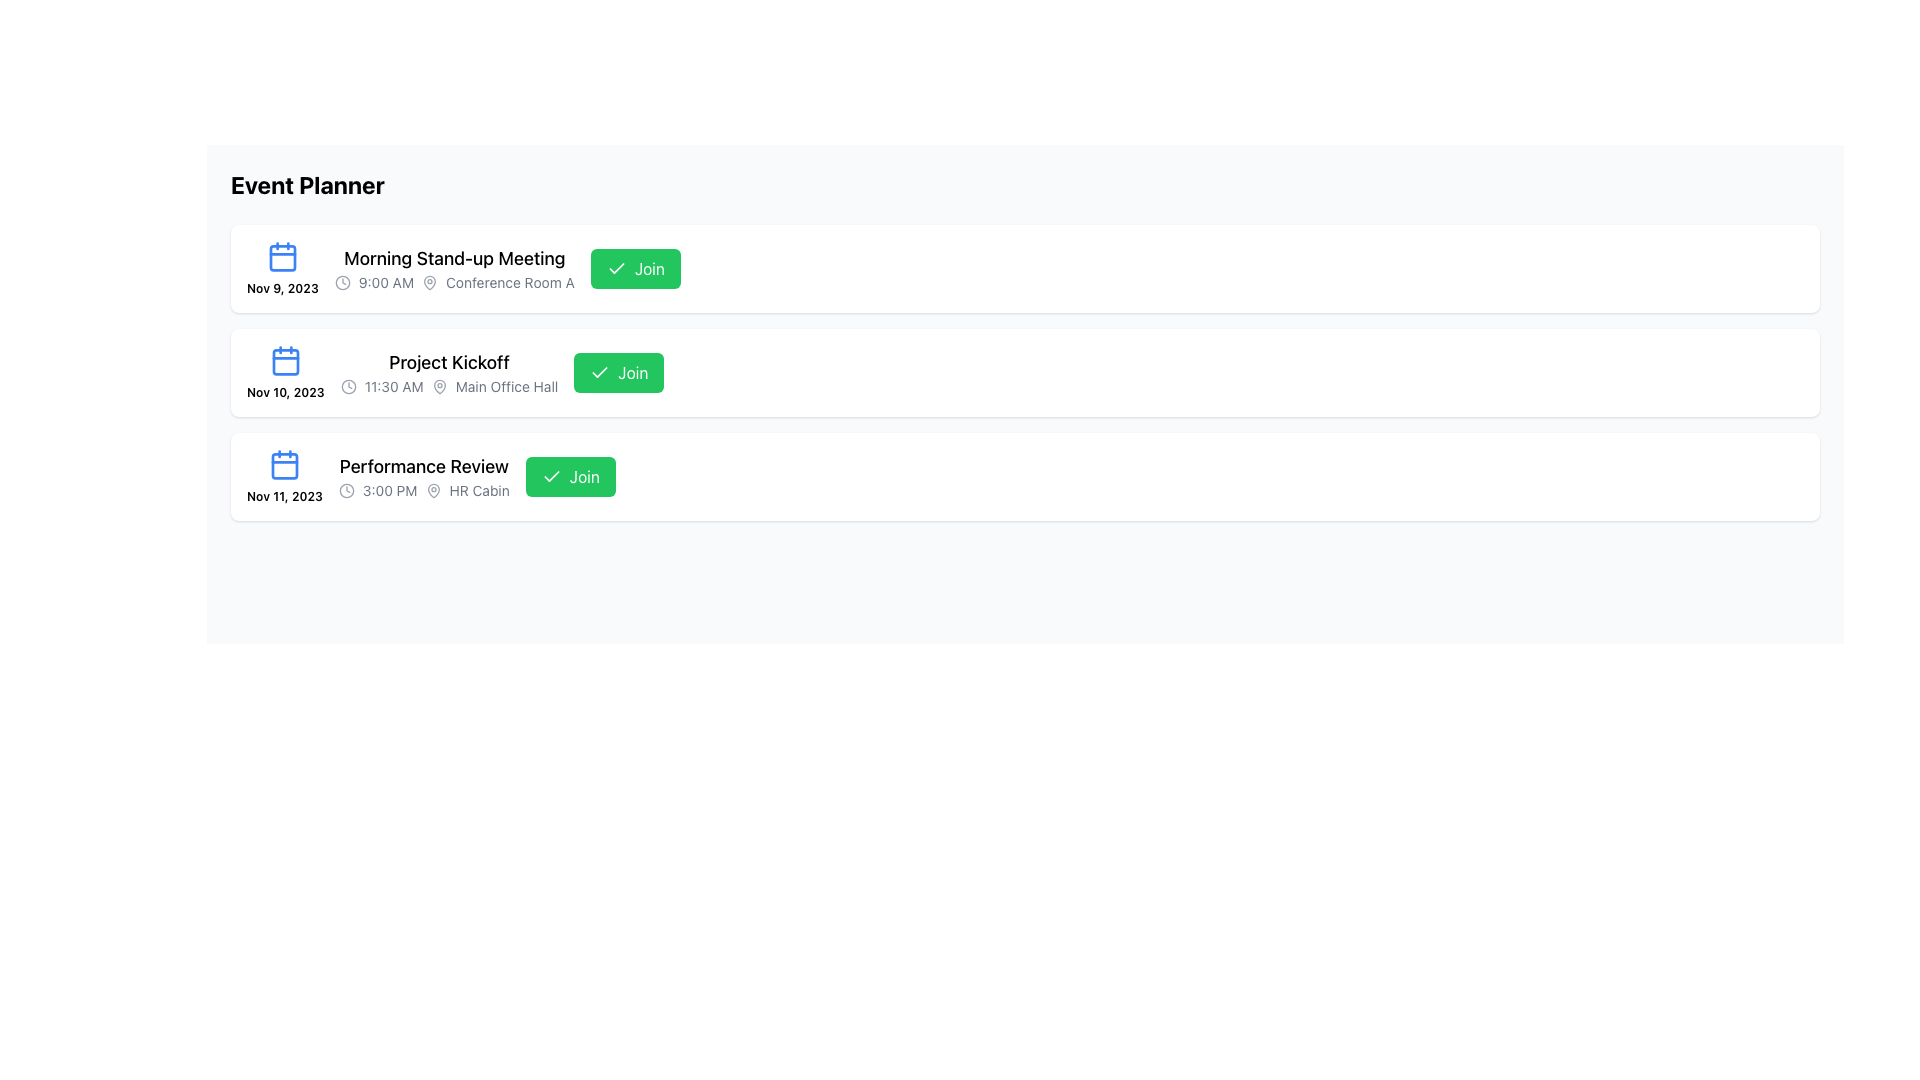 The width and height of the screenshot is (1920, 1080). Describe the element at coordinates (599, 373) in the screenshot. I see `the checkmark icon located to the left of the 'Join' button in the second event row ('Project Kickoff') of the Event Planner interface, which indicates a completed or confirmed action` at that location.